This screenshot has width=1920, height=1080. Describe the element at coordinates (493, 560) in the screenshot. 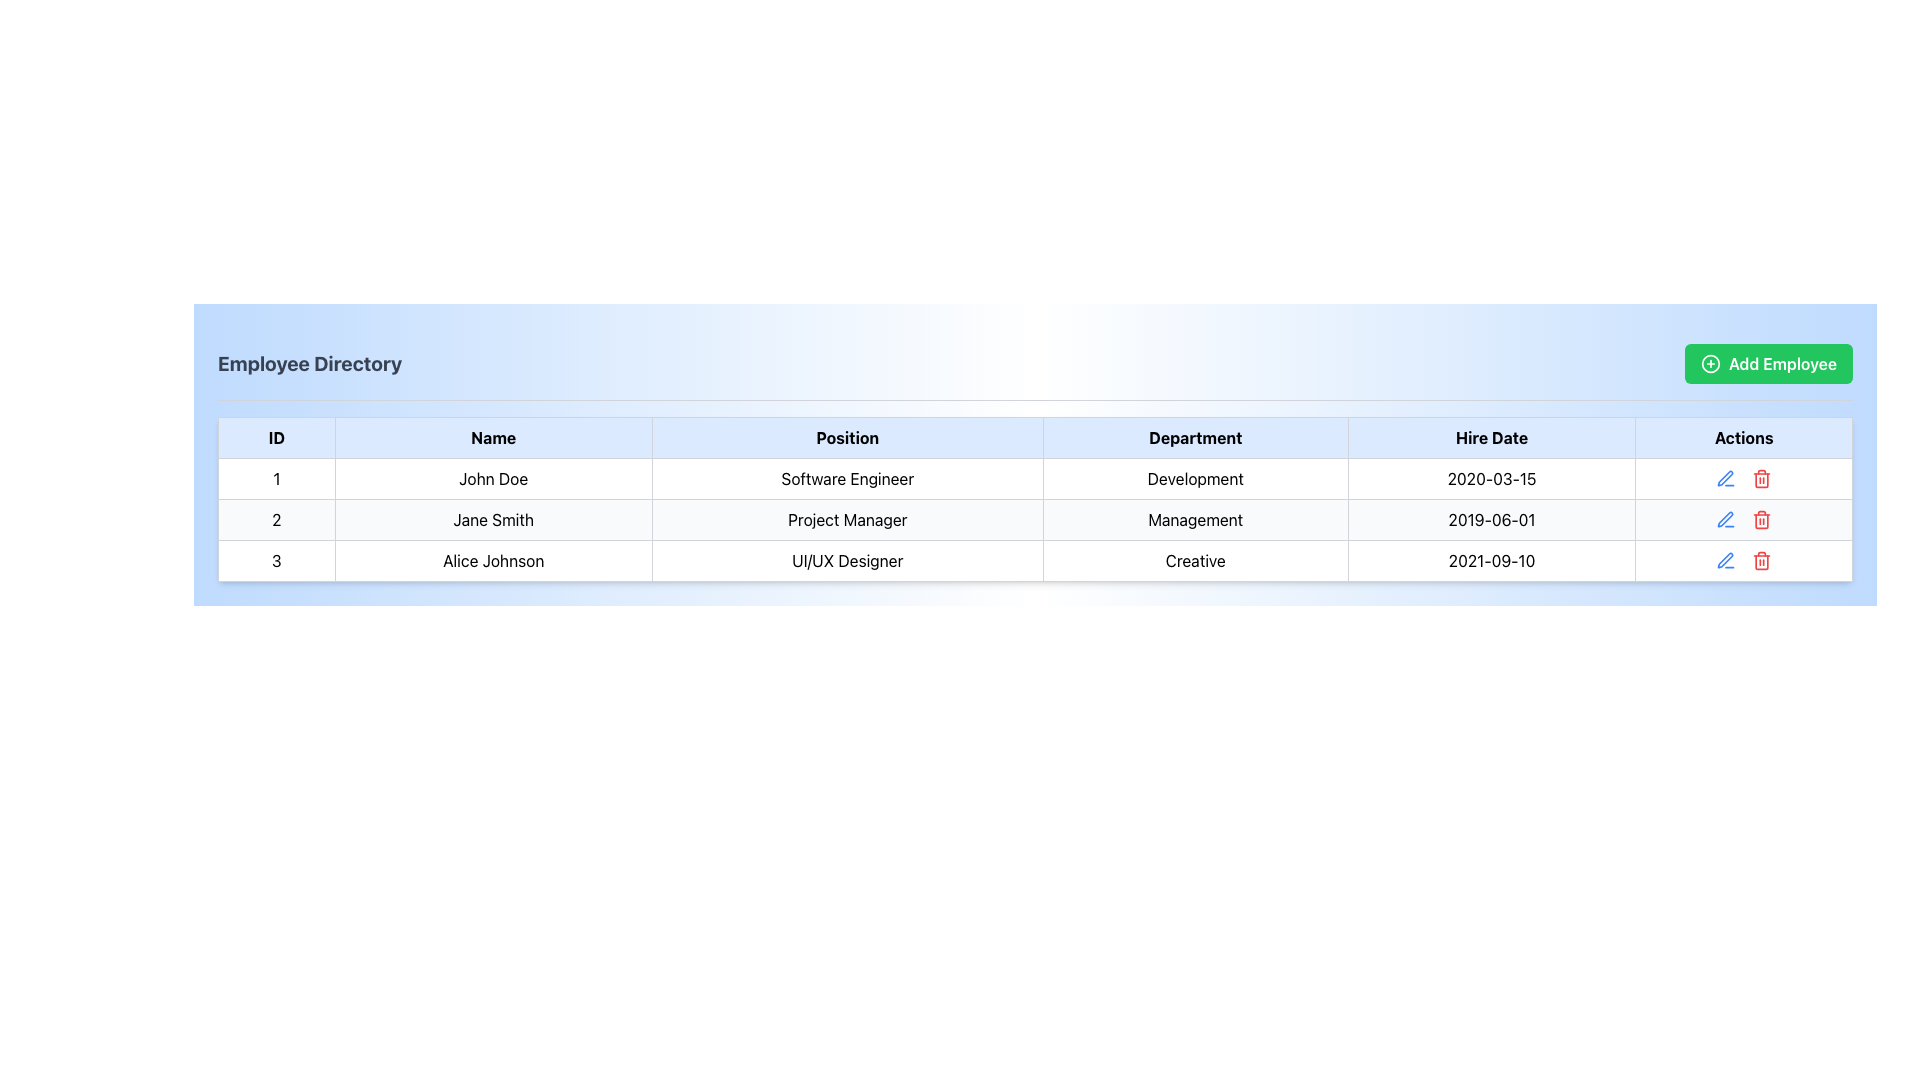

I see `the text cell displaying 'Alice Johnson'` at that location.